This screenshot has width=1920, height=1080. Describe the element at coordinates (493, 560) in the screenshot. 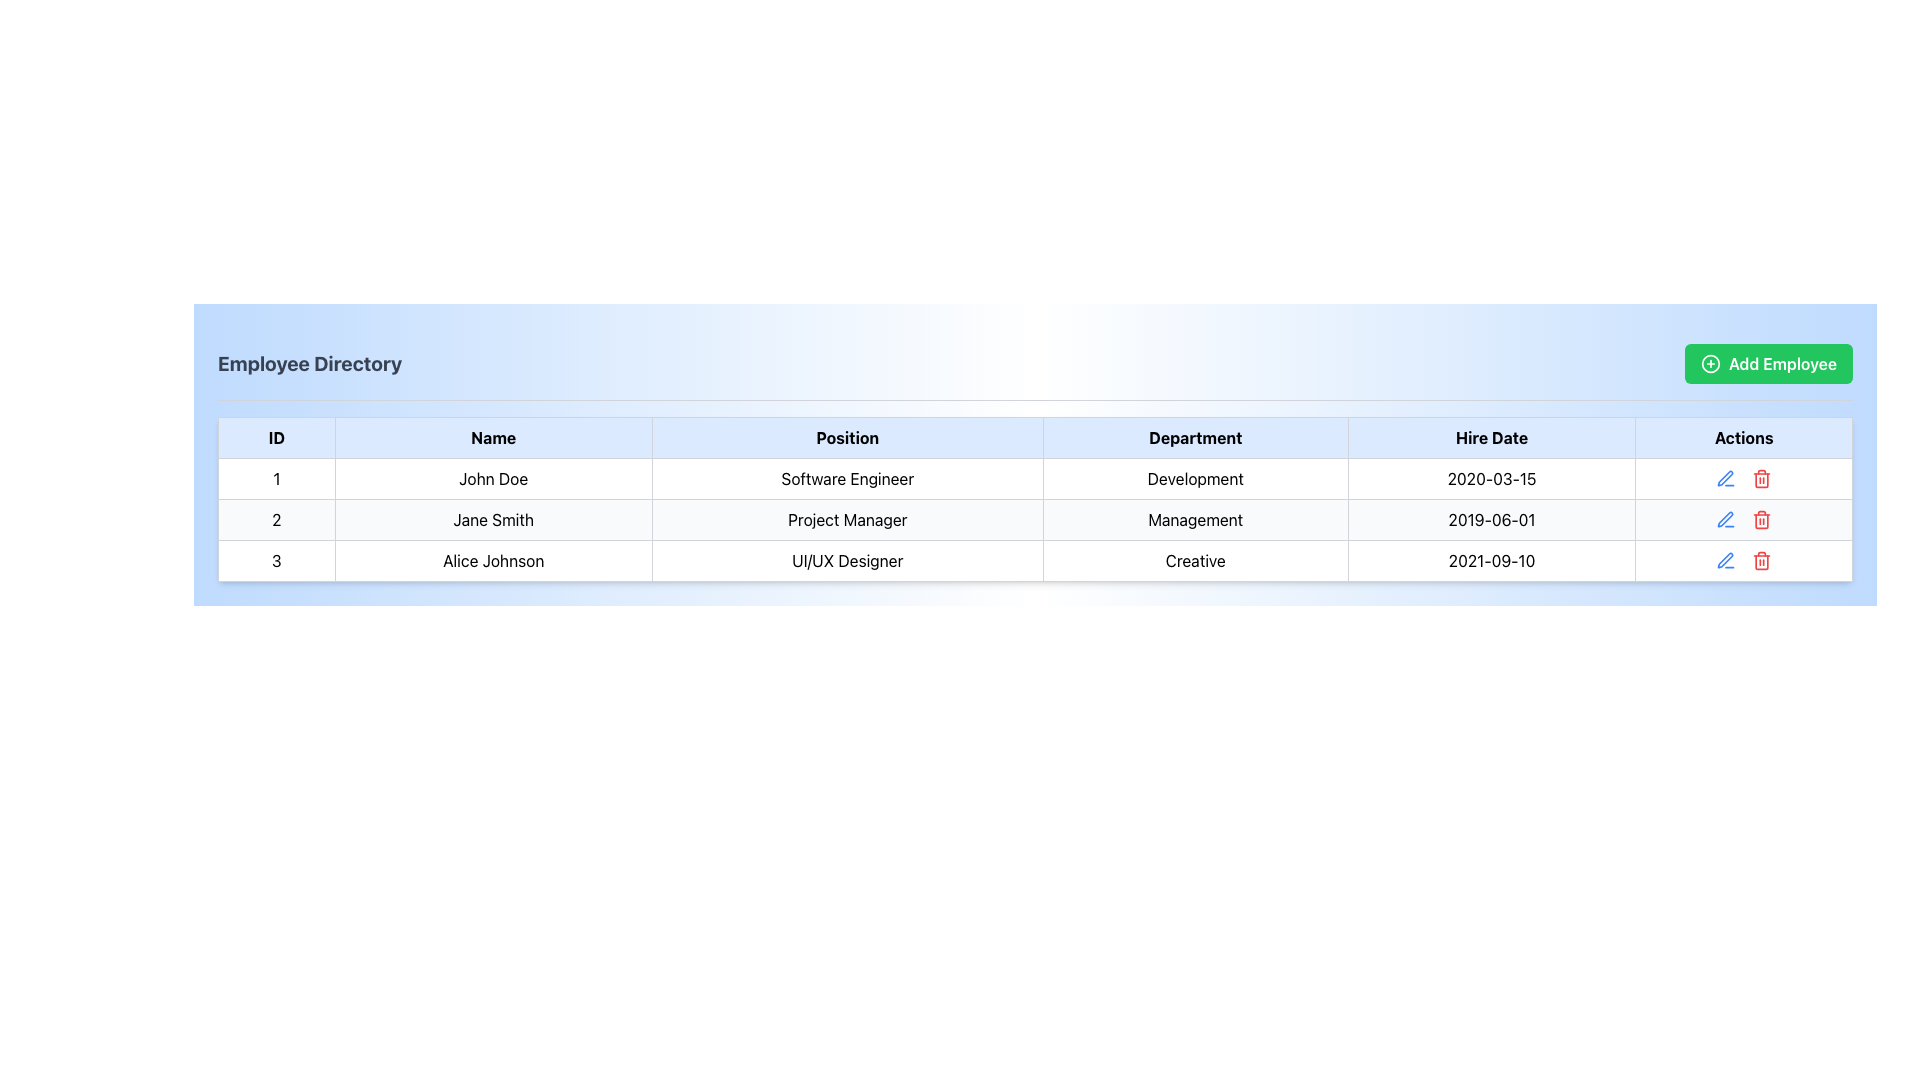

I see `the text cell displaying 'Alice Johnson'` at that location.